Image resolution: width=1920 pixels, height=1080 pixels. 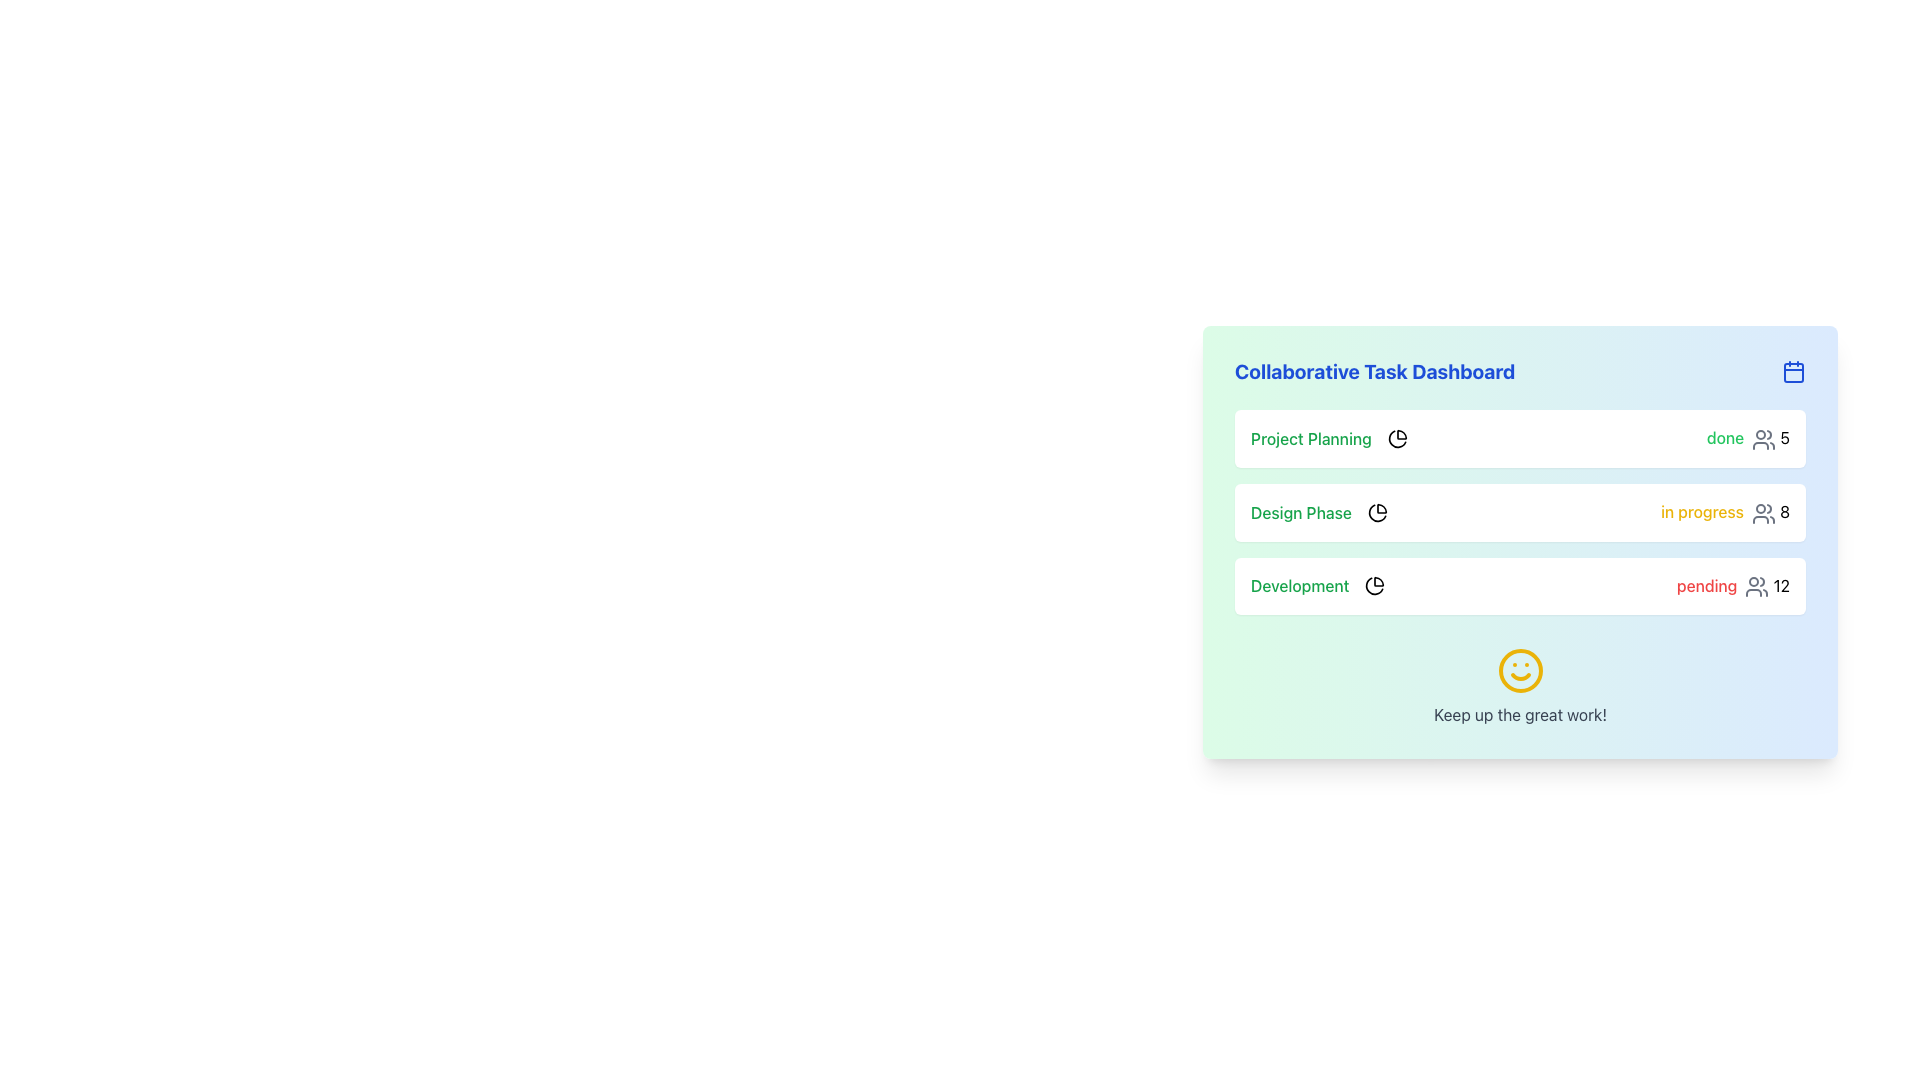 I want to click on the group of people icon, which is a minimalistic outline drawing in gray color, located to the right of the text 'pending' and to the left of the number '12' in the Collaborative Task Dashboard, so click(x=1756, y=586).